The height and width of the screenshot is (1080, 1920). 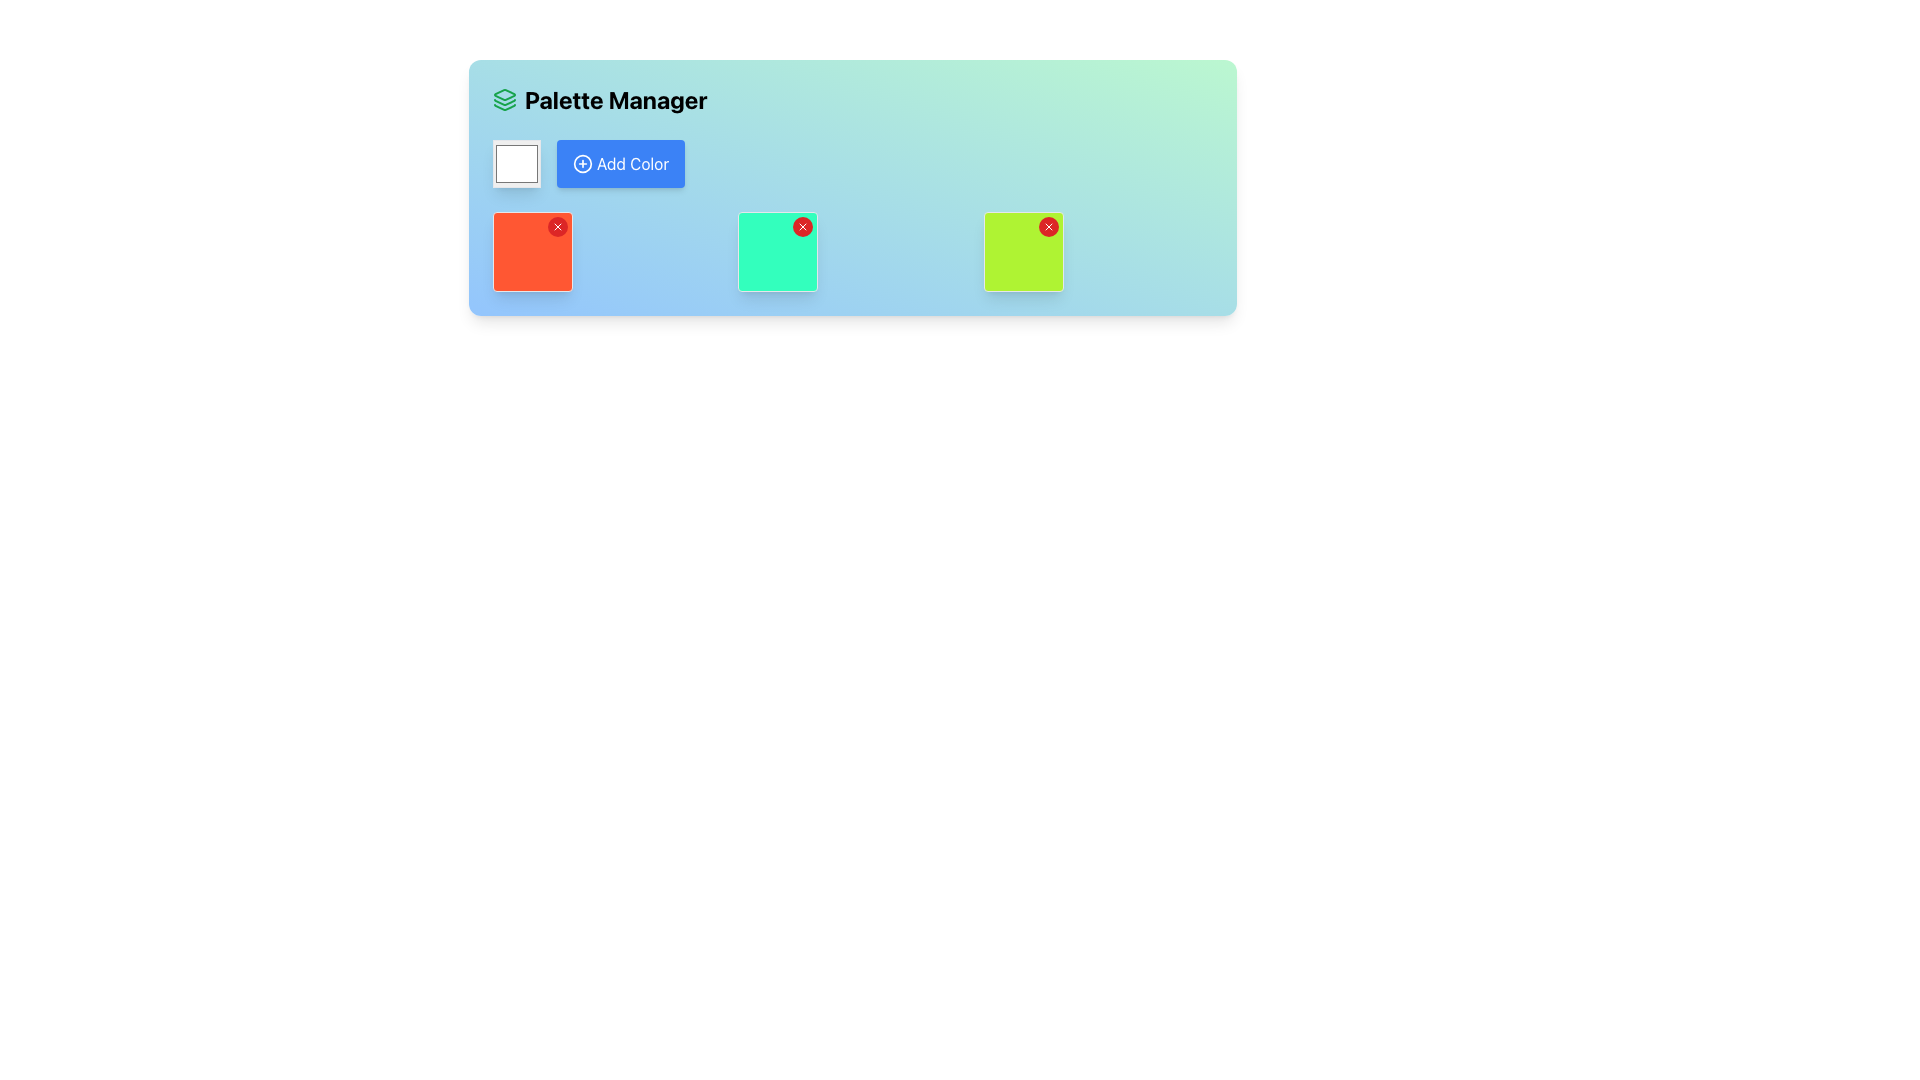 What do you see at coordinates (581, 163) in the screenshot?
I see `the SVG circle element styled with a stroke color and width, located near the top center of the interface within the 'Palette Manager' module, adjacent to the 'Add Color' button` at bounding box center [581, 163].